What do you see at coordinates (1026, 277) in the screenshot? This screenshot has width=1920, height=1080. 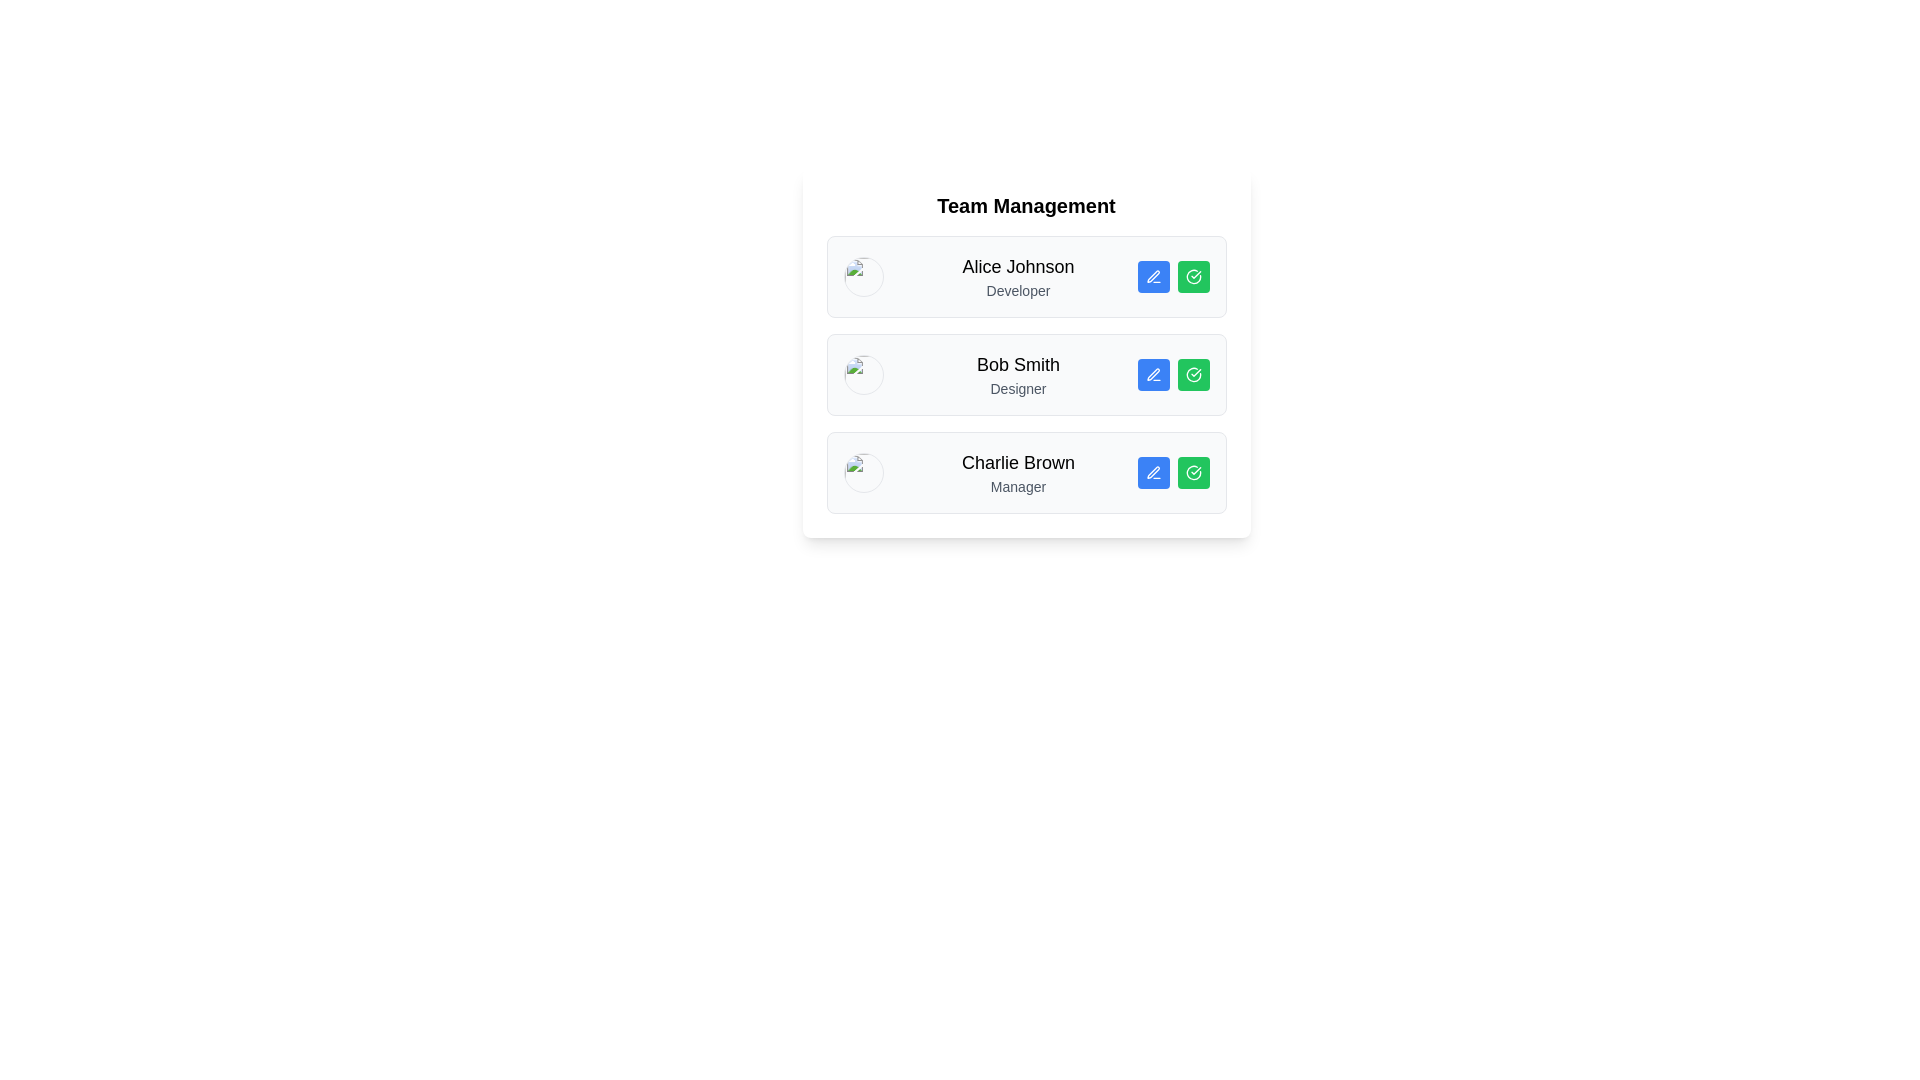 I see `the profile picture of the user profile summary for 'Alice Johnson', which is the first item in the list of team members` at bounding box center [1026, 277].